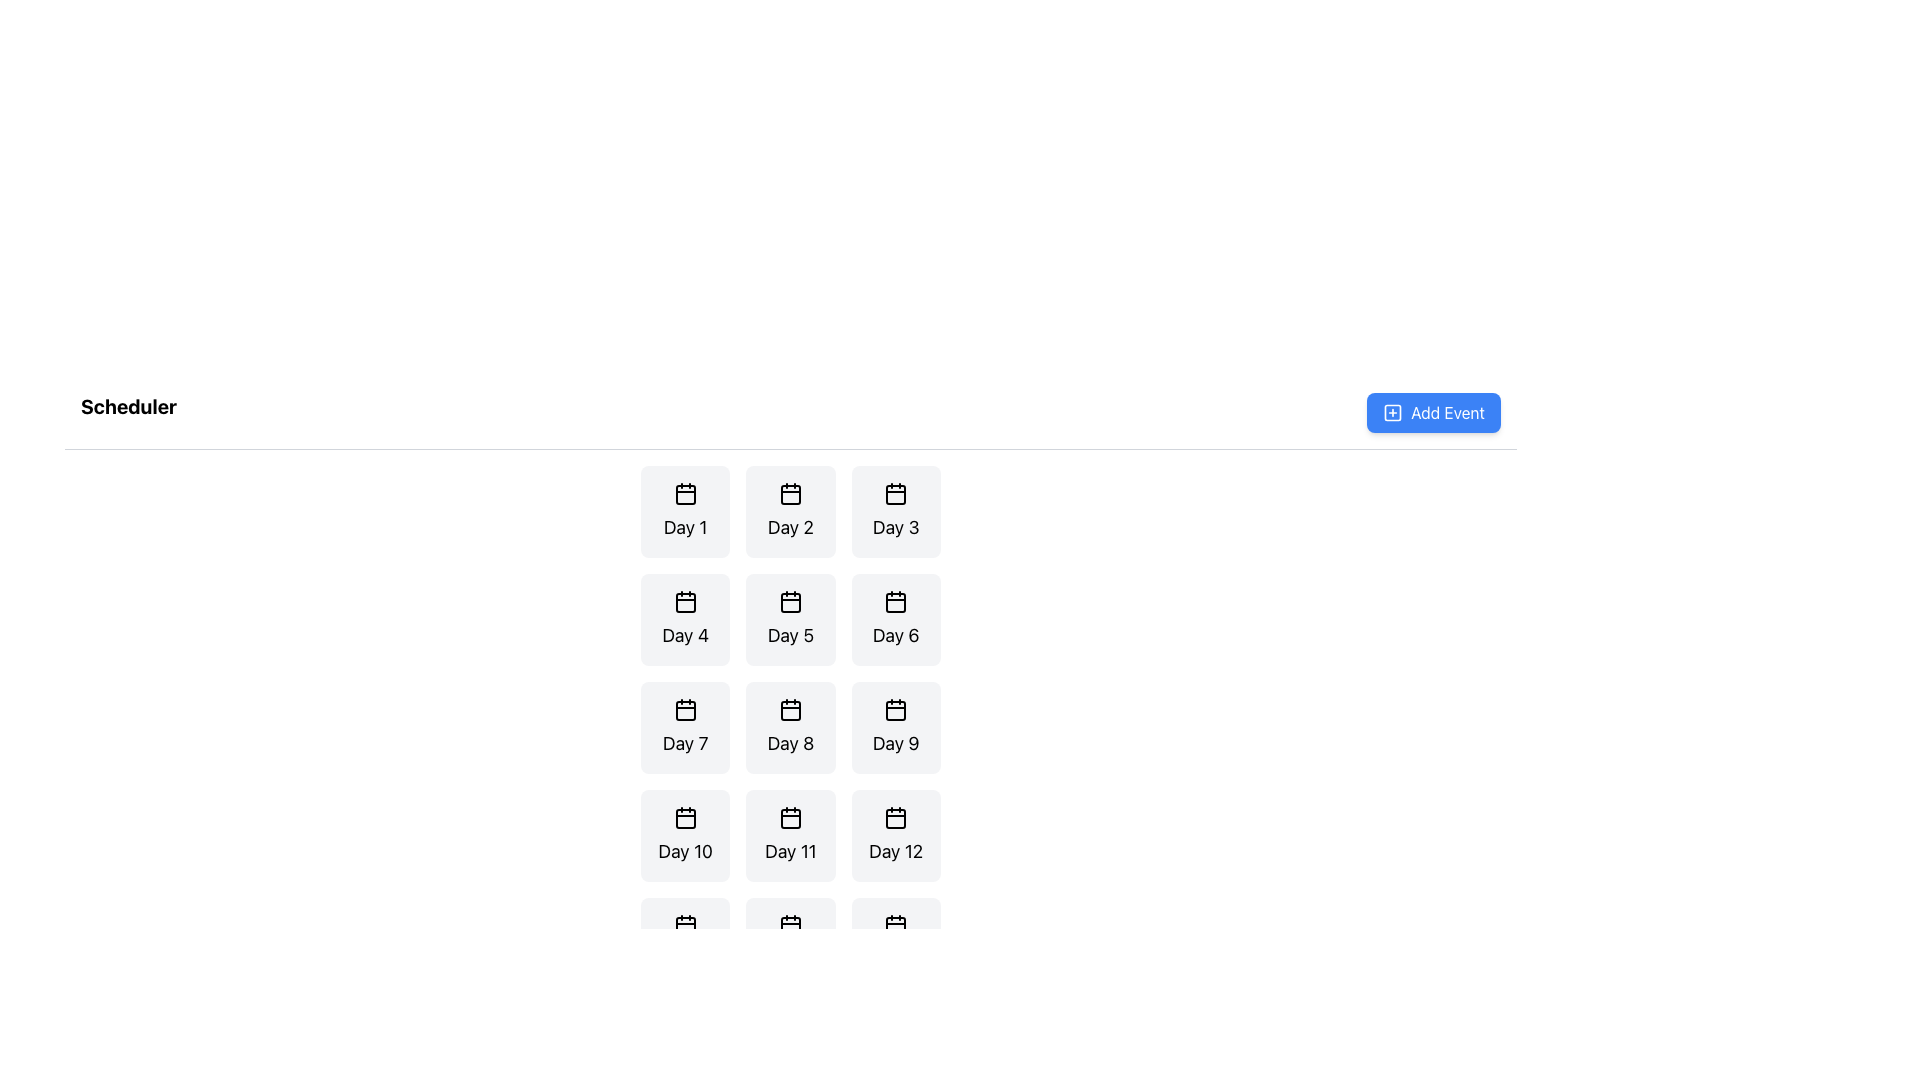 This screenshot has width=1920, height=1080. Describe the element at coordinates (895, 493) in the screenshot. I see `outlined calendar icon located in the top-right section of the 'Day 3' box, which features a rectangular shape and two upper sections` at that location.